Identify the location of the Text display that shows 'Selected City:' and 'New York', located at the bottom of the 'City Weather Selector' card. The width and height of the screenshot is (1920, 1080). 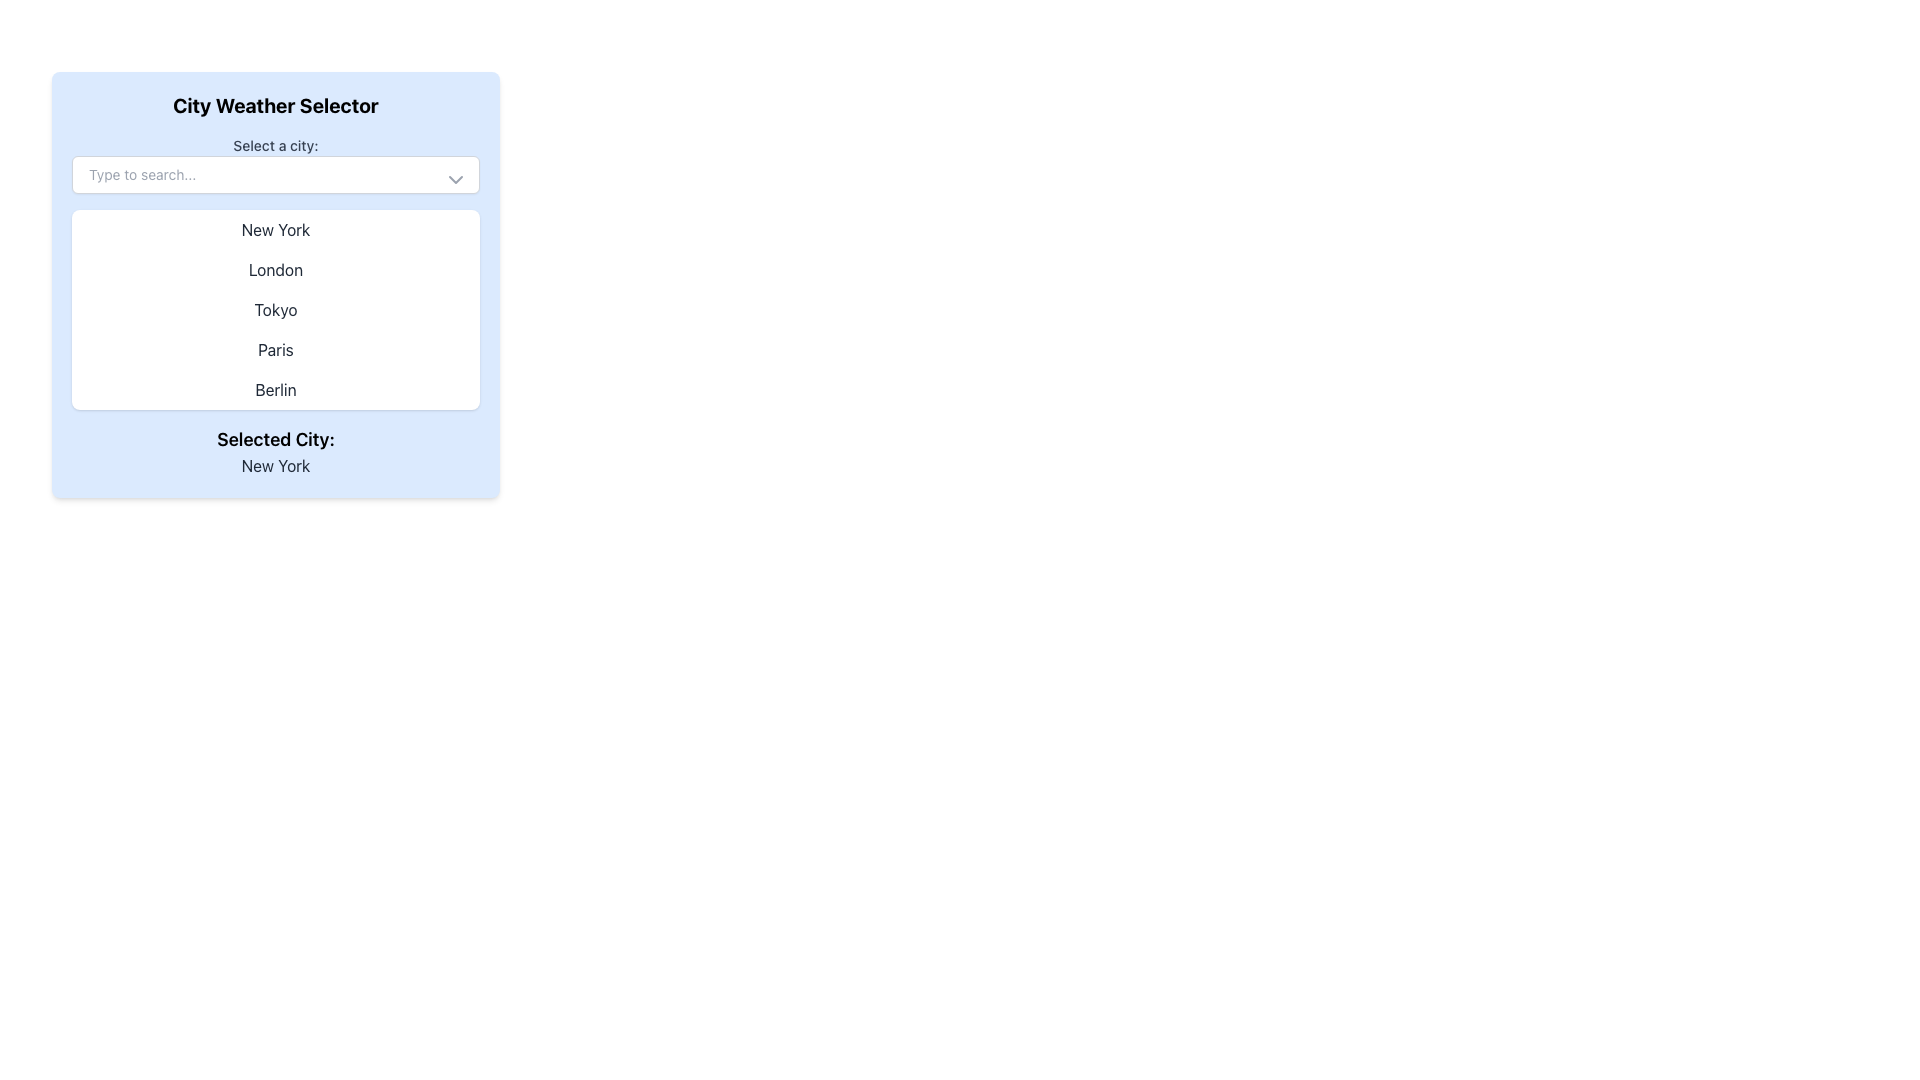
(274, 451).